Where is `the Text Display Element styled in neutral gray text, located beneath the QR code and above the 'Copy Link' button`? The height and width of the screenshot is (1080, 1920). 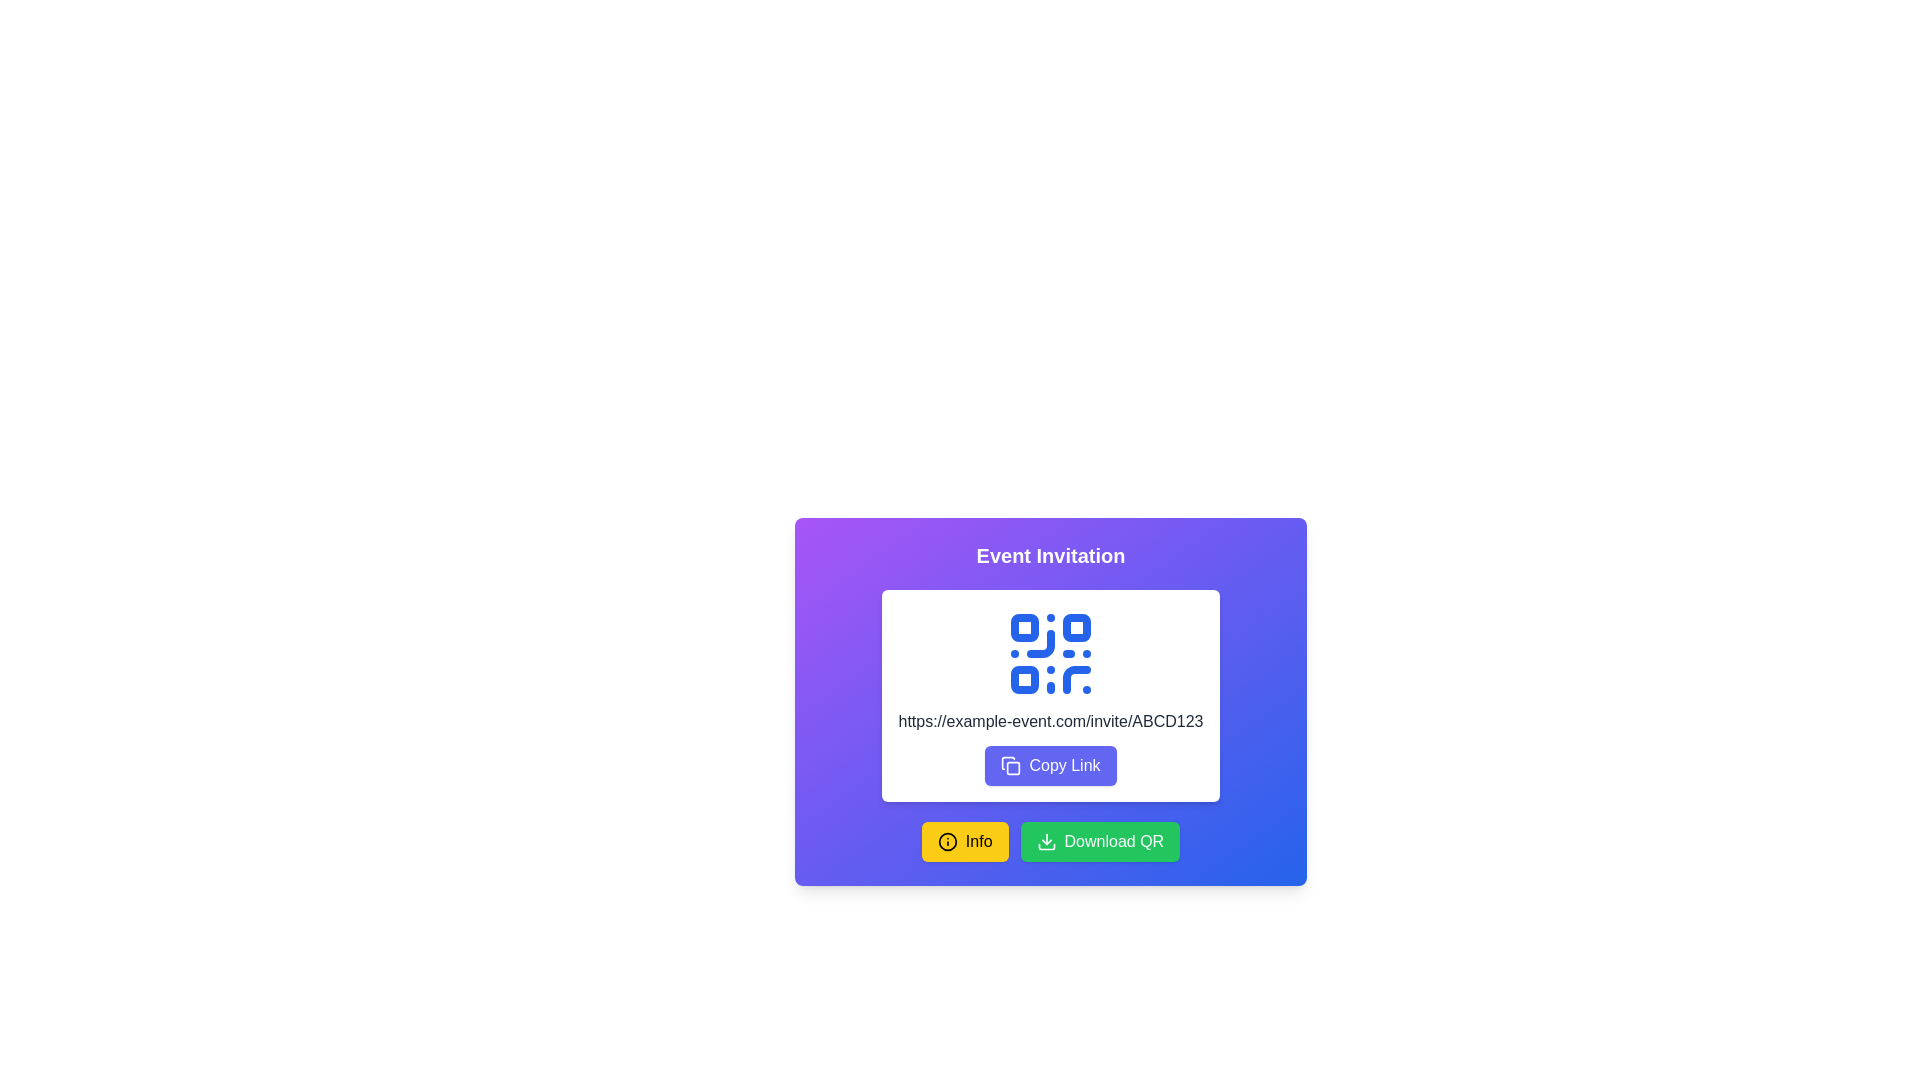 the Text Display Element styled in neutral gray text, located beneath the QR code and above the 'Copy Link' button is located at coordinates (1050, 721).